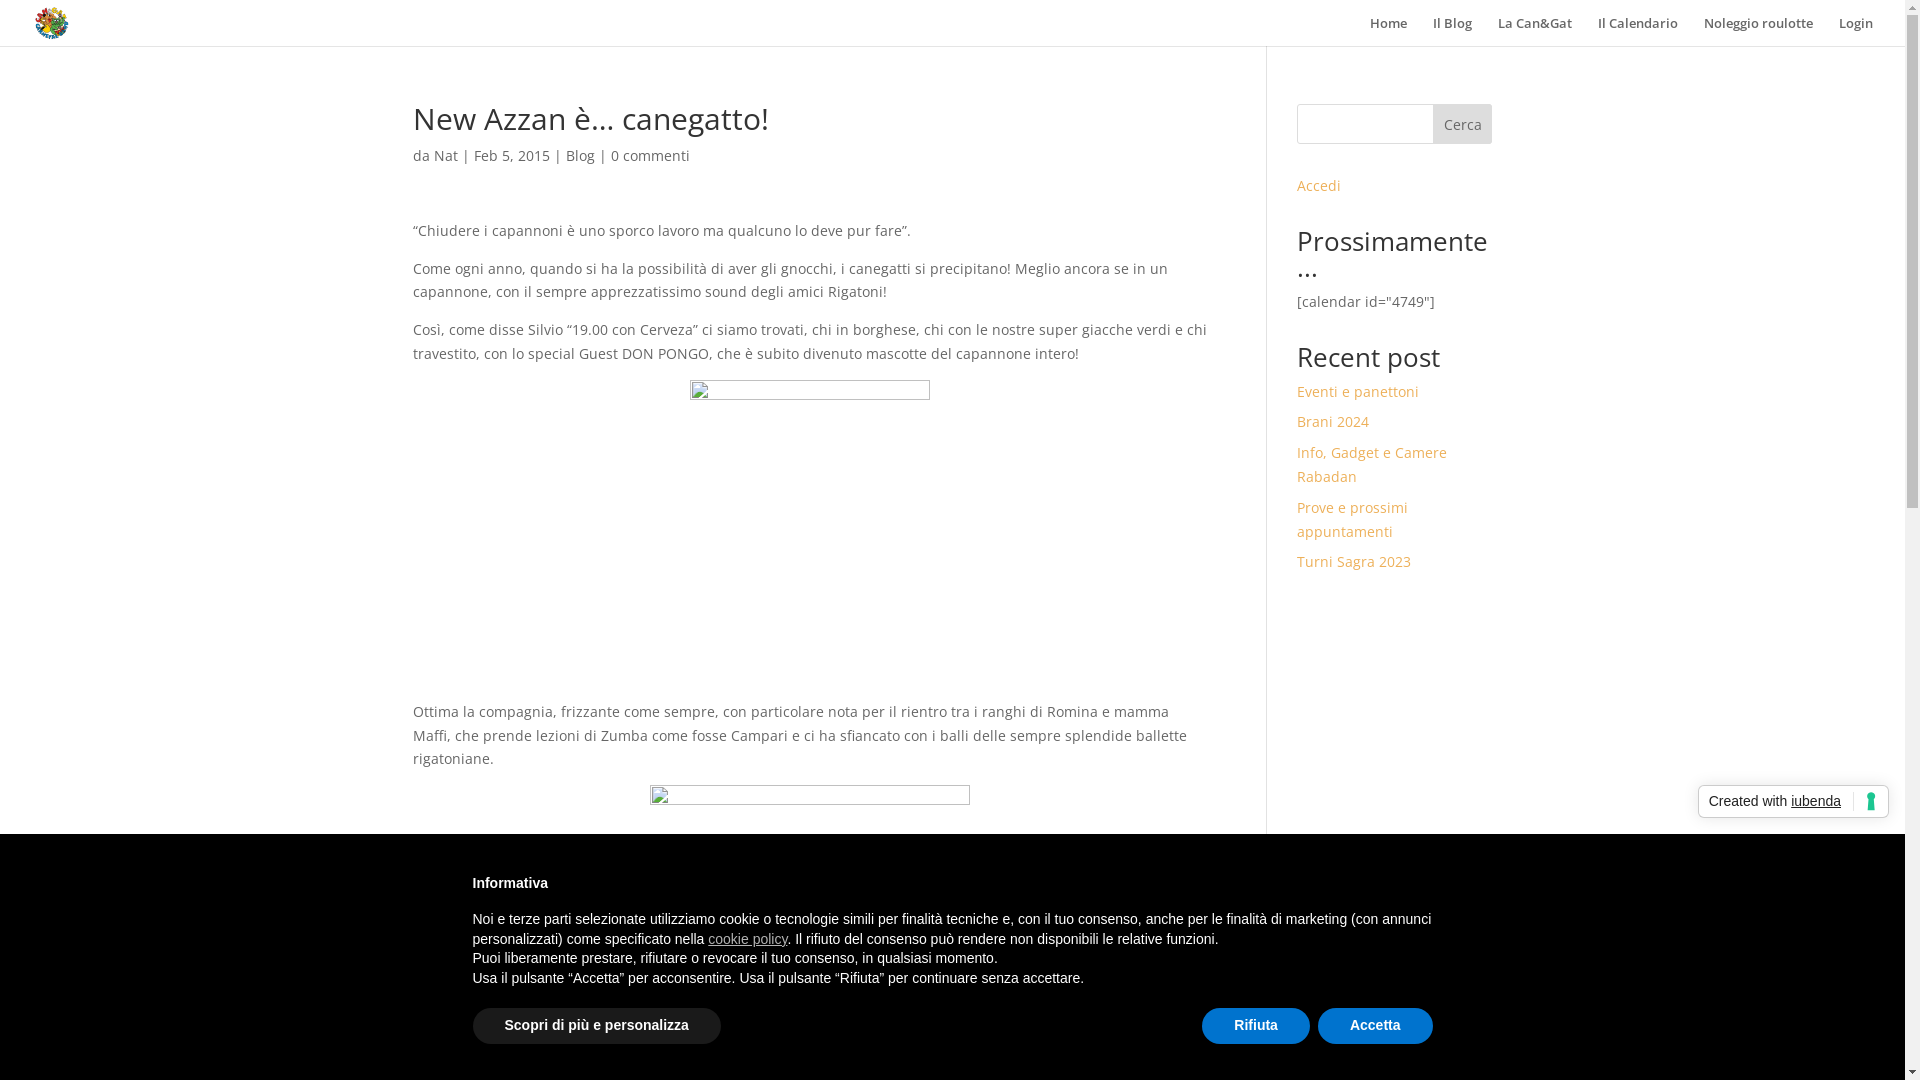 This screenshot has height=1080, width=1920. I want to click on 'Il Calendario', so click(1637, 30).